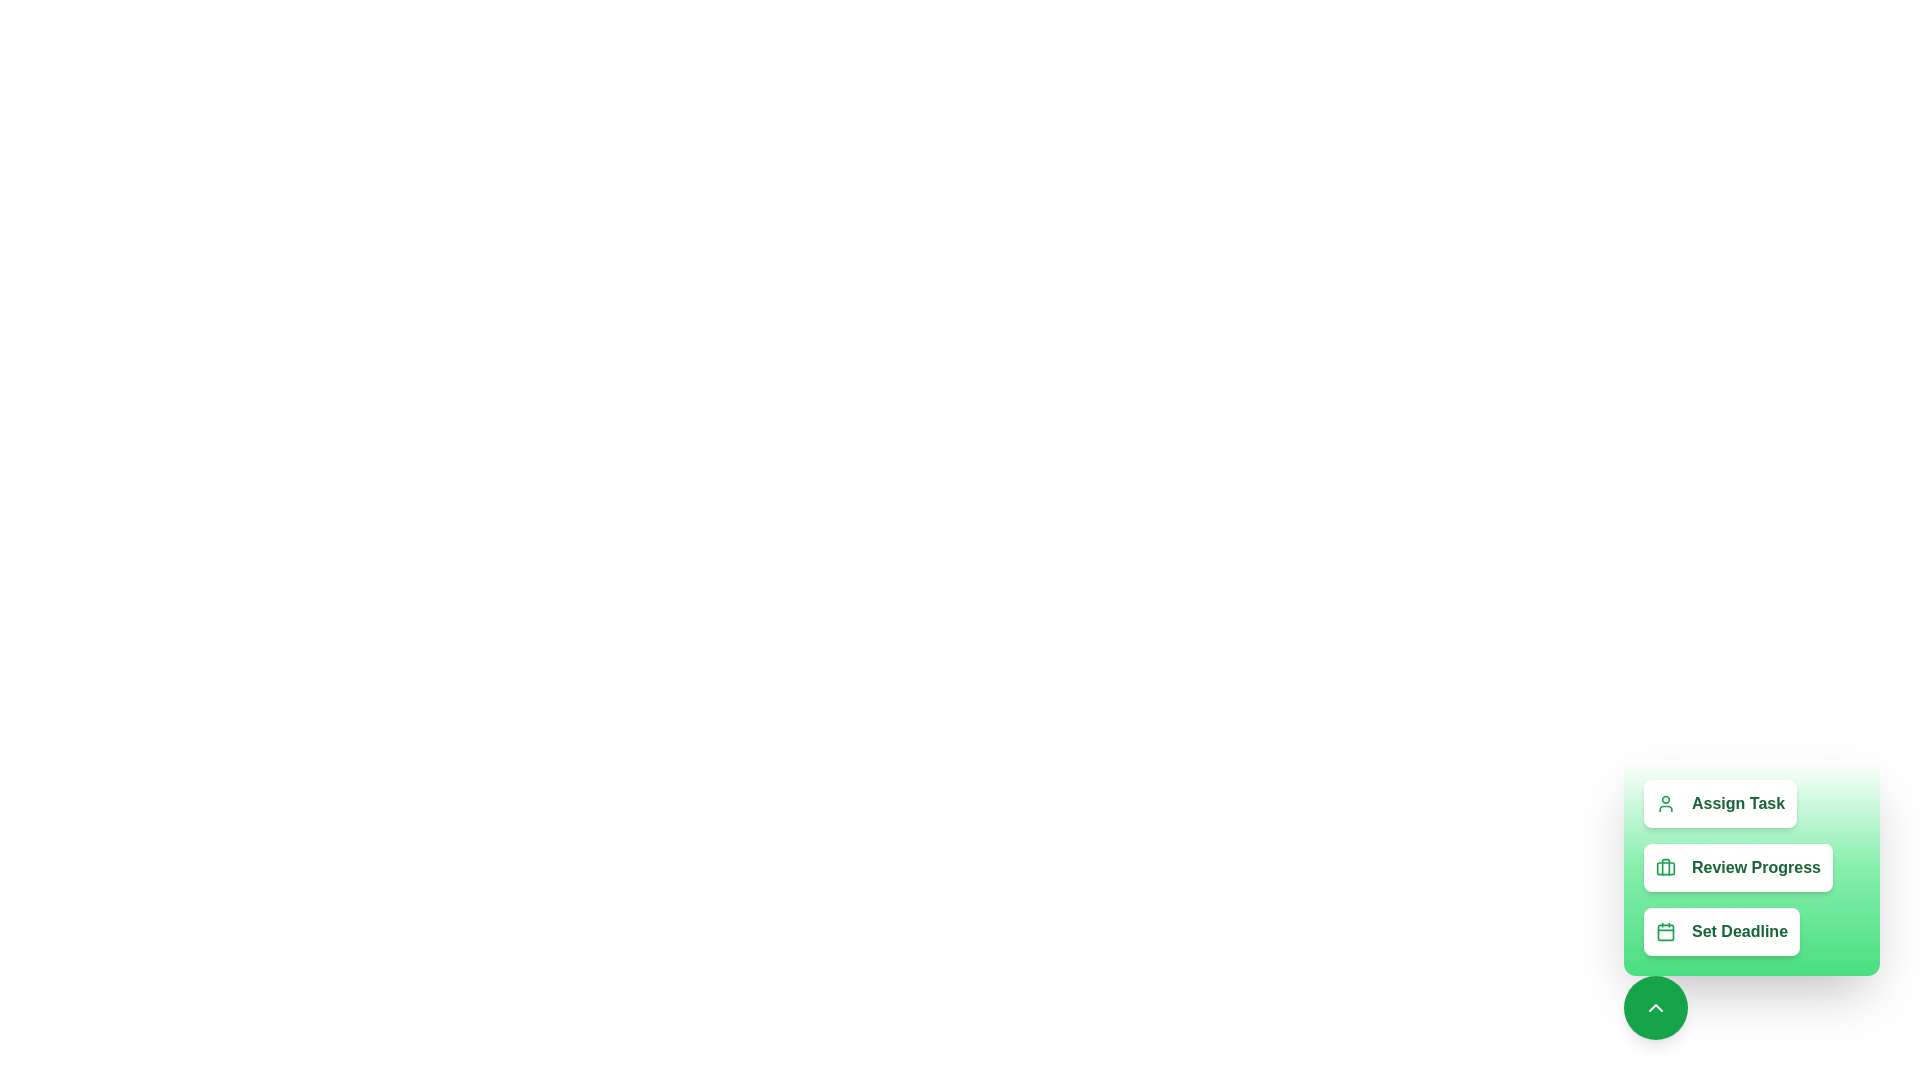 This screenshot has height=1080, width=1920. Describe the element at coordinates (1719, 802) in the screenshot. I see `the button to execute the task action Assign Task` at that location.